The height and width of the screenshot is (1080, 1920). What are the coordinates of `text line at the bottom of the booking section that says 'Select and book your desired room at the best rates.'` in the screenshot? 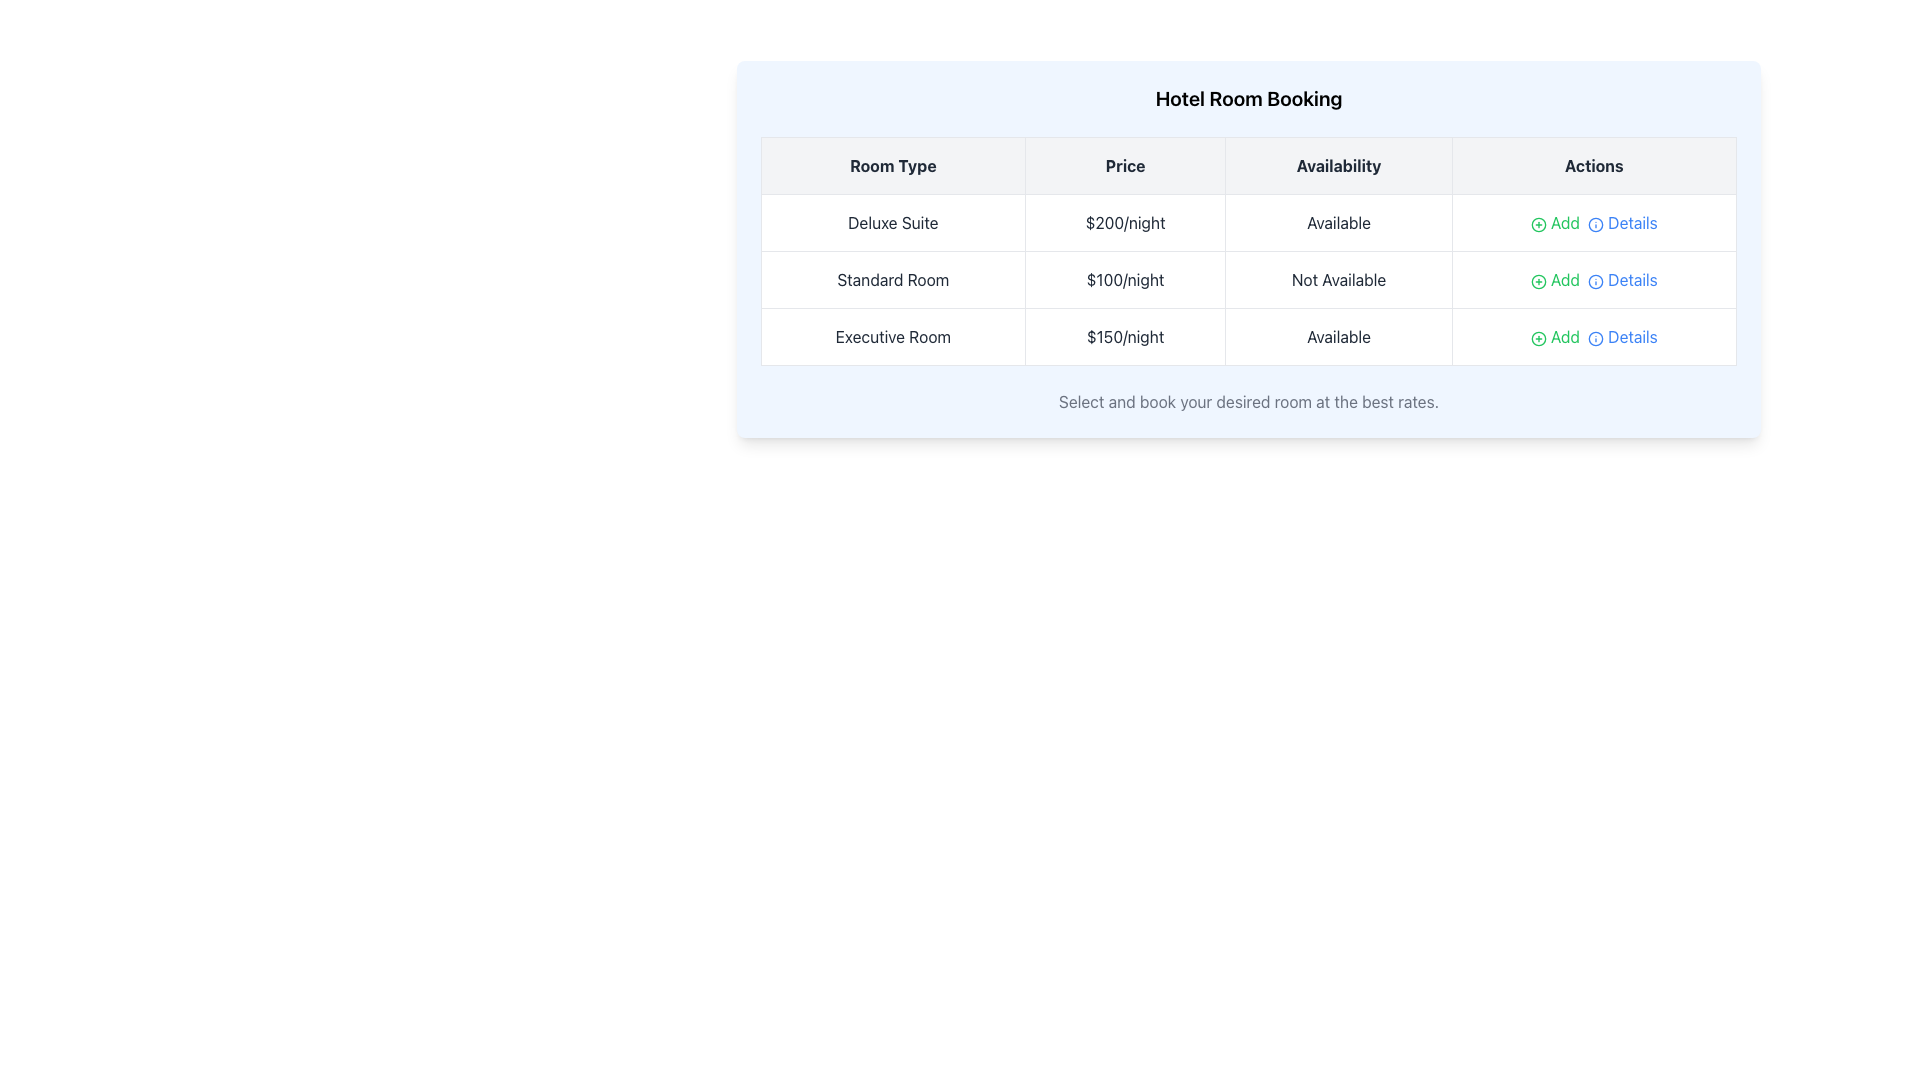 It's located at (1247, 401).